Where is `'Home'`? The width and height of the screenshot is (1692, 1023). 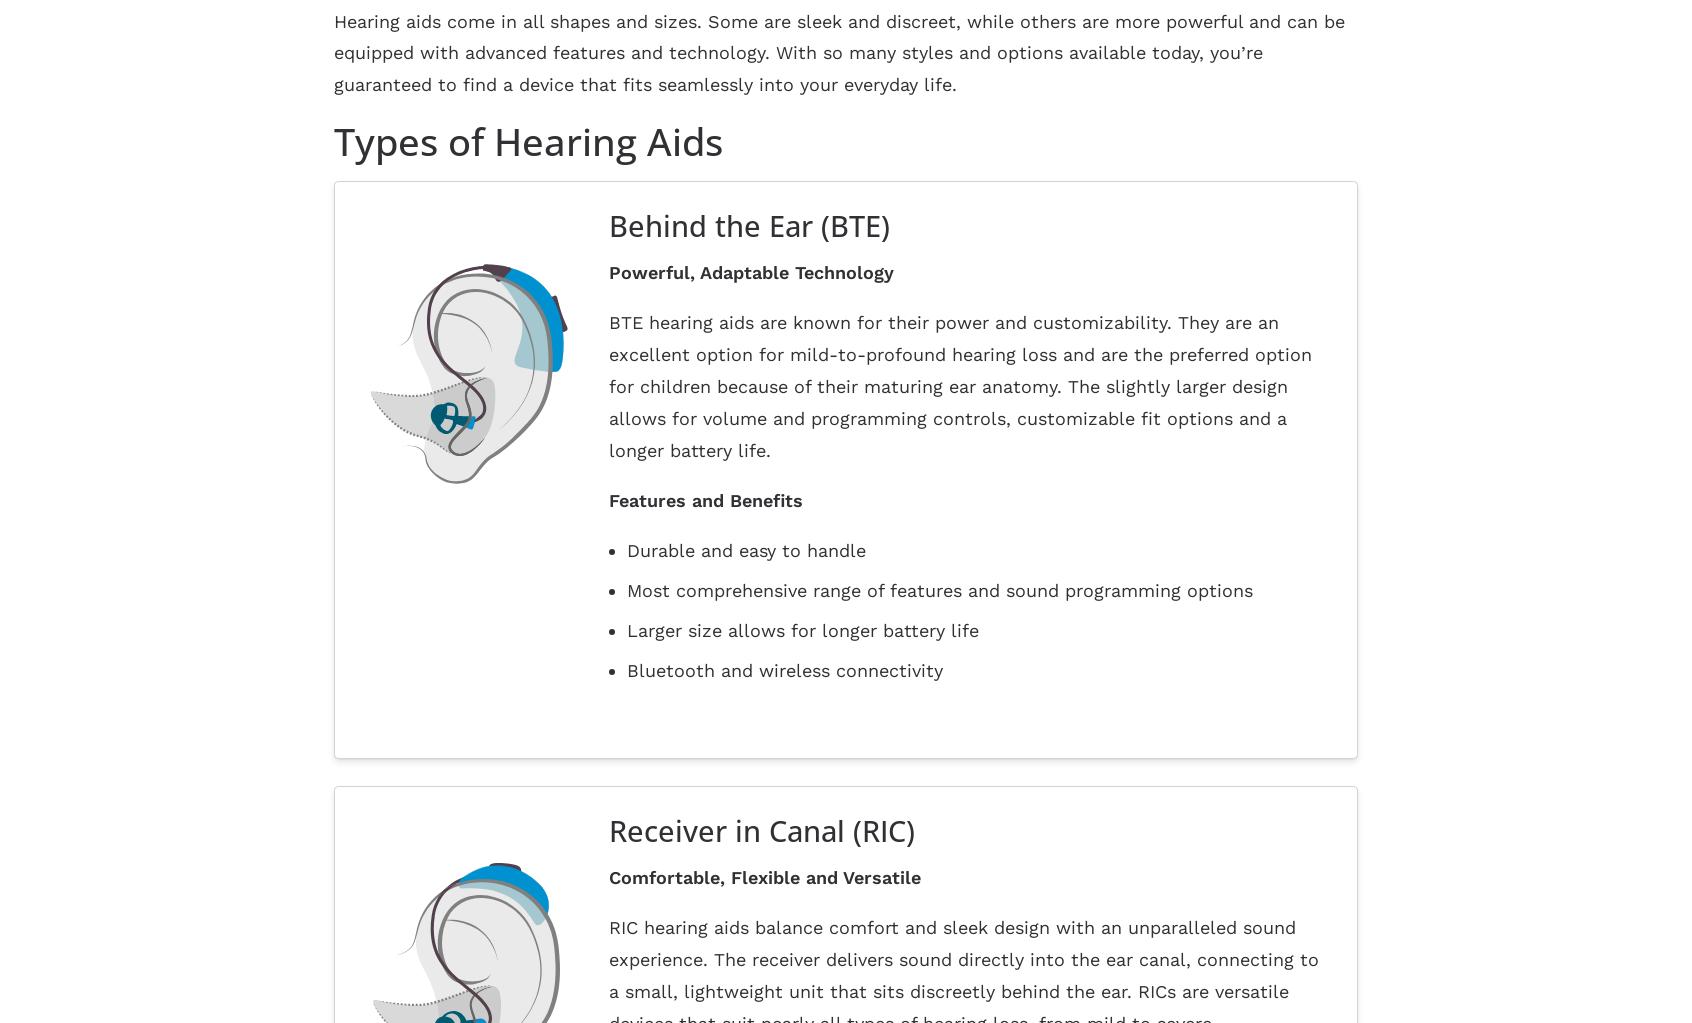 'Home' is located at coordinates (611, 725).